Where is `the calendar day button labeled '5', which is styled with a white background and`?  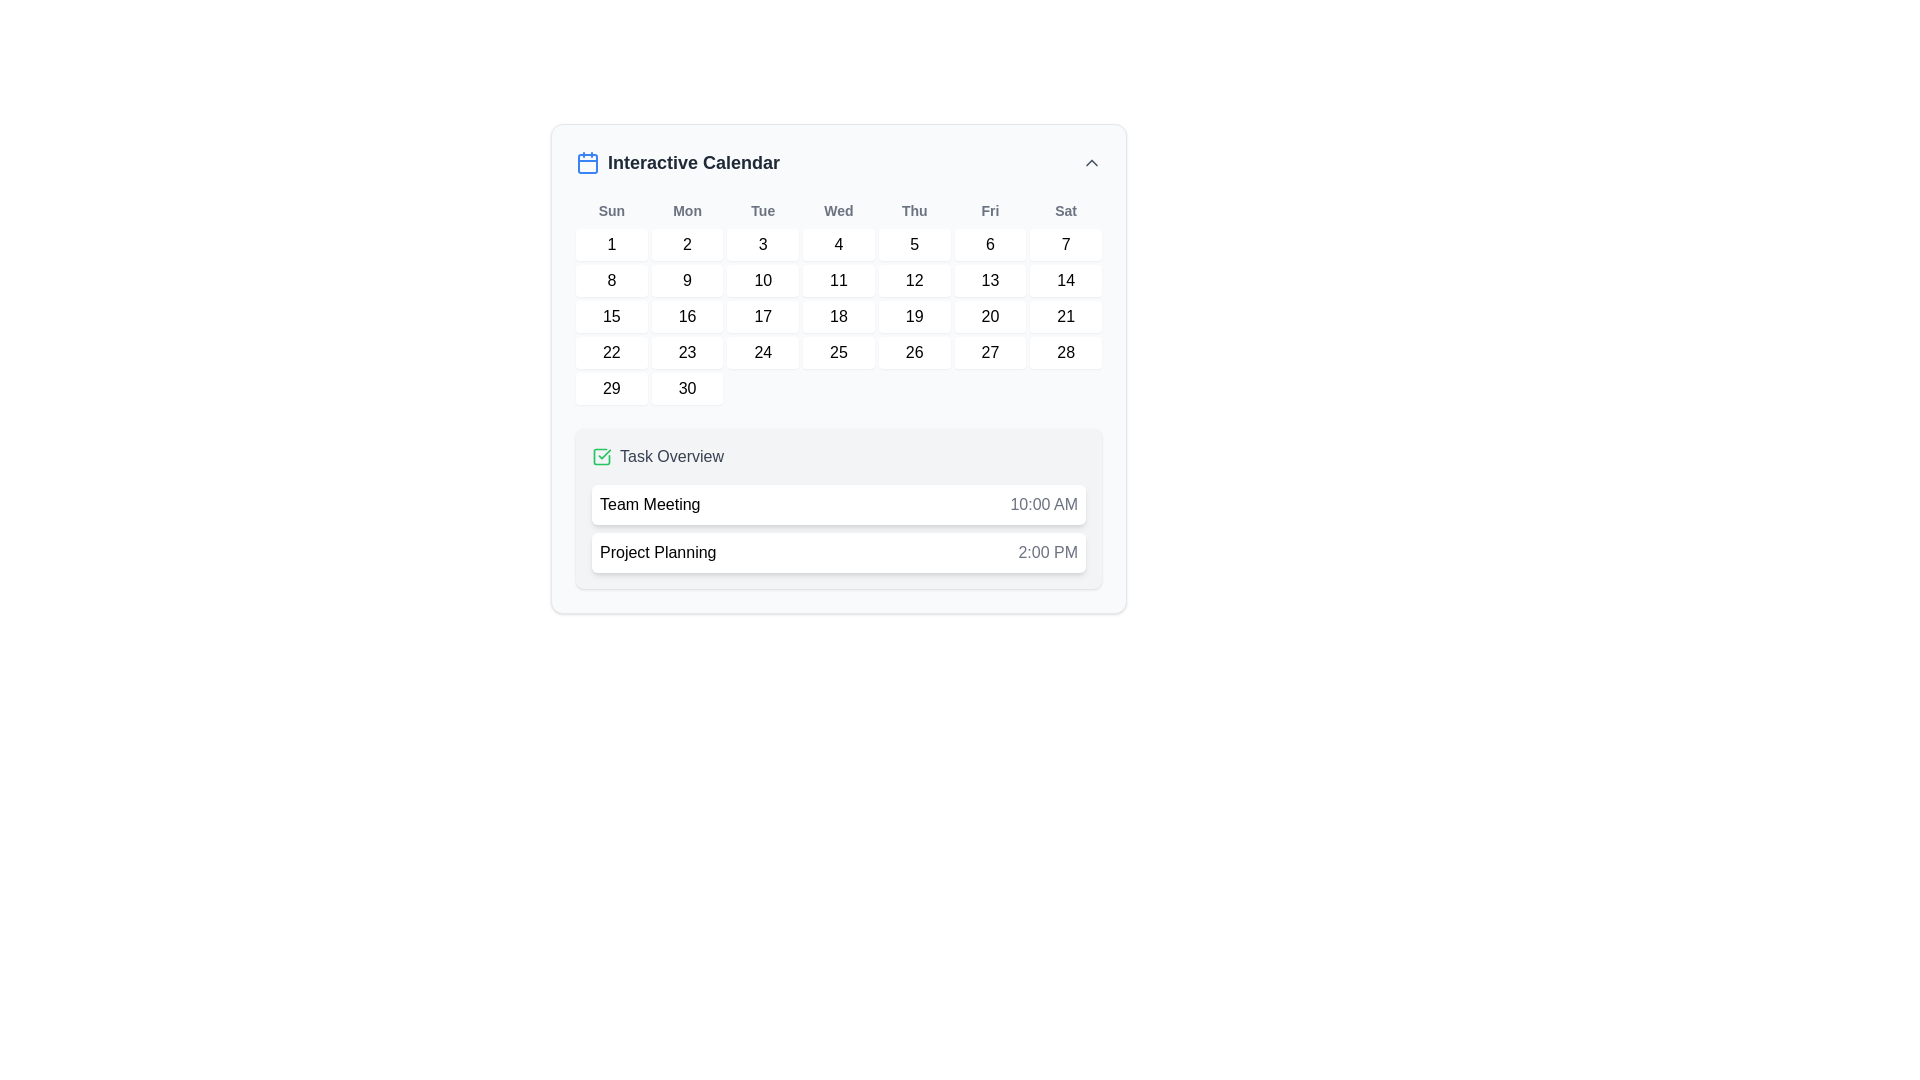 the calendar day button labeled '5', which is styled with a white background and is located at coordinates (913, 244).